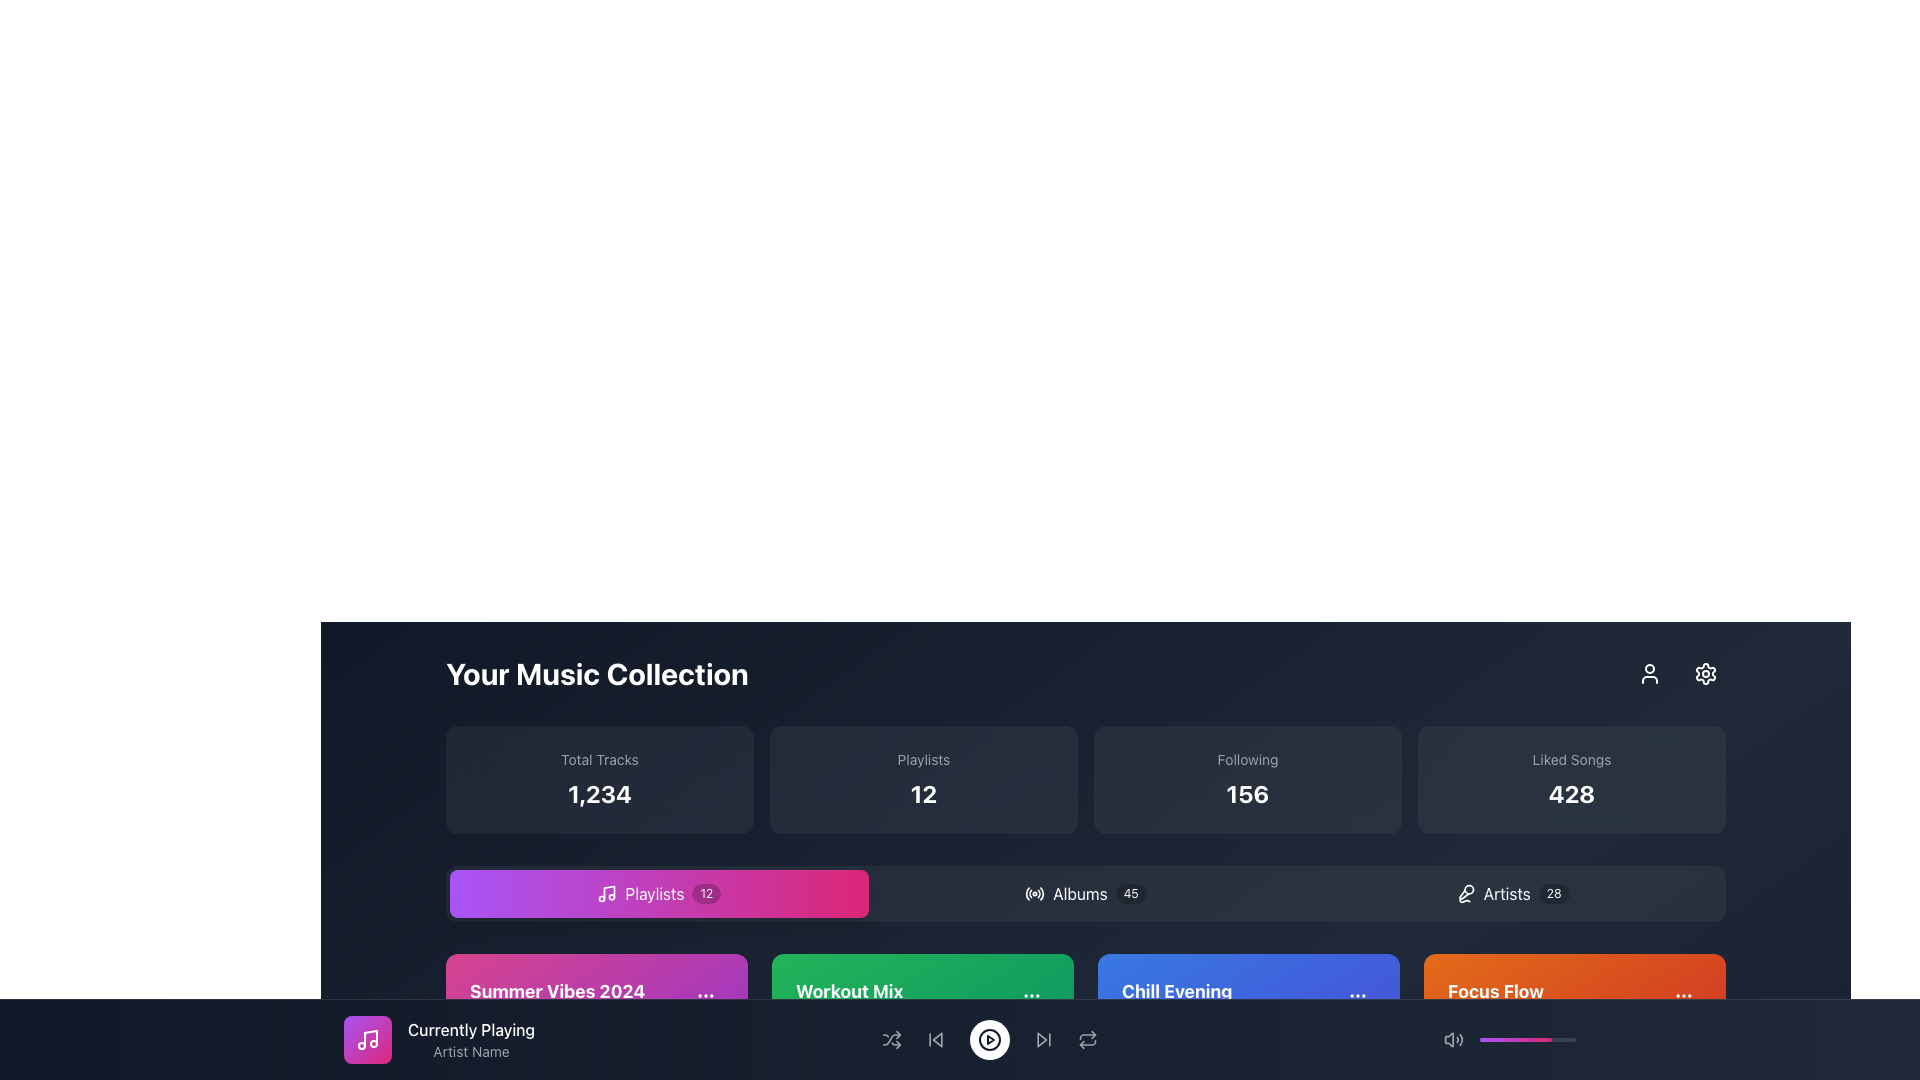 The height and width of the screenshot is (1080, 1920). What do you see at coordinates (705, 995) in the screenshot?
I see `the second ellipsis icon button located in the pink highlighted 'Summer Vibes 2024' section` at bounding box center [705, 995].